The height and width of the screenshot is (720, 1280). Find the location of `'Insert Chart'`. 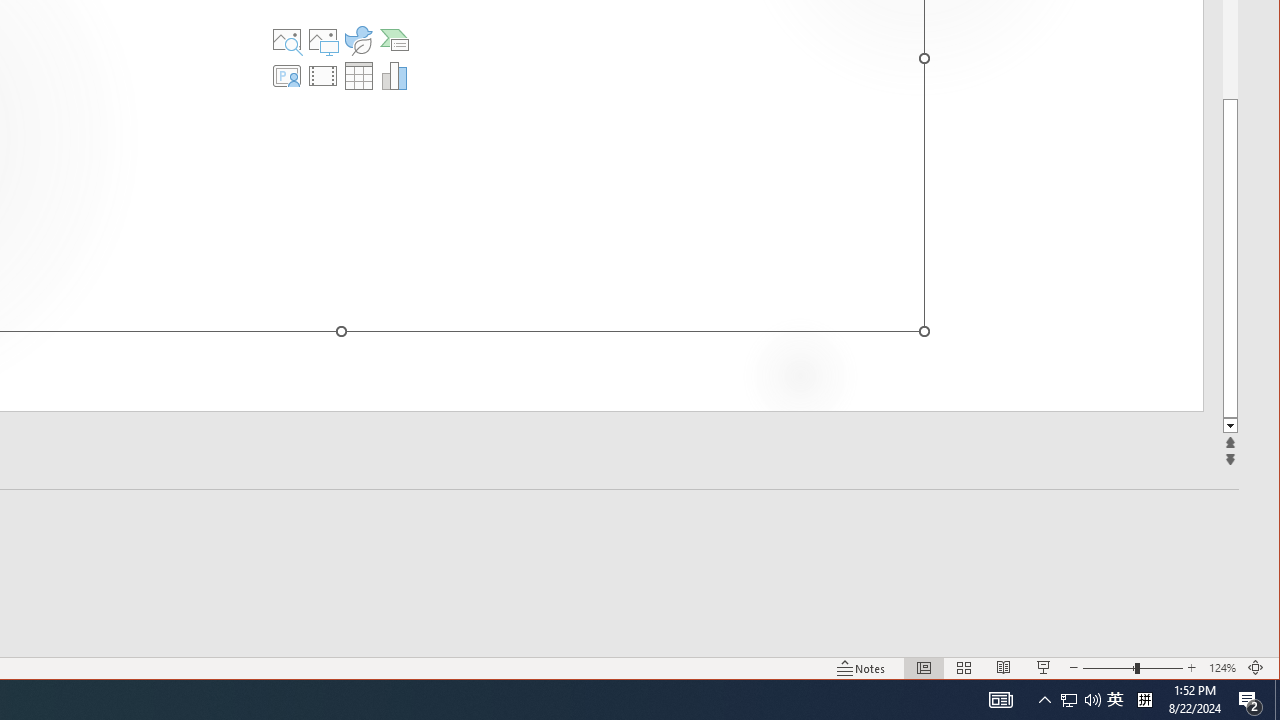

'Insert Chart' is located at coordinates (394, 74).